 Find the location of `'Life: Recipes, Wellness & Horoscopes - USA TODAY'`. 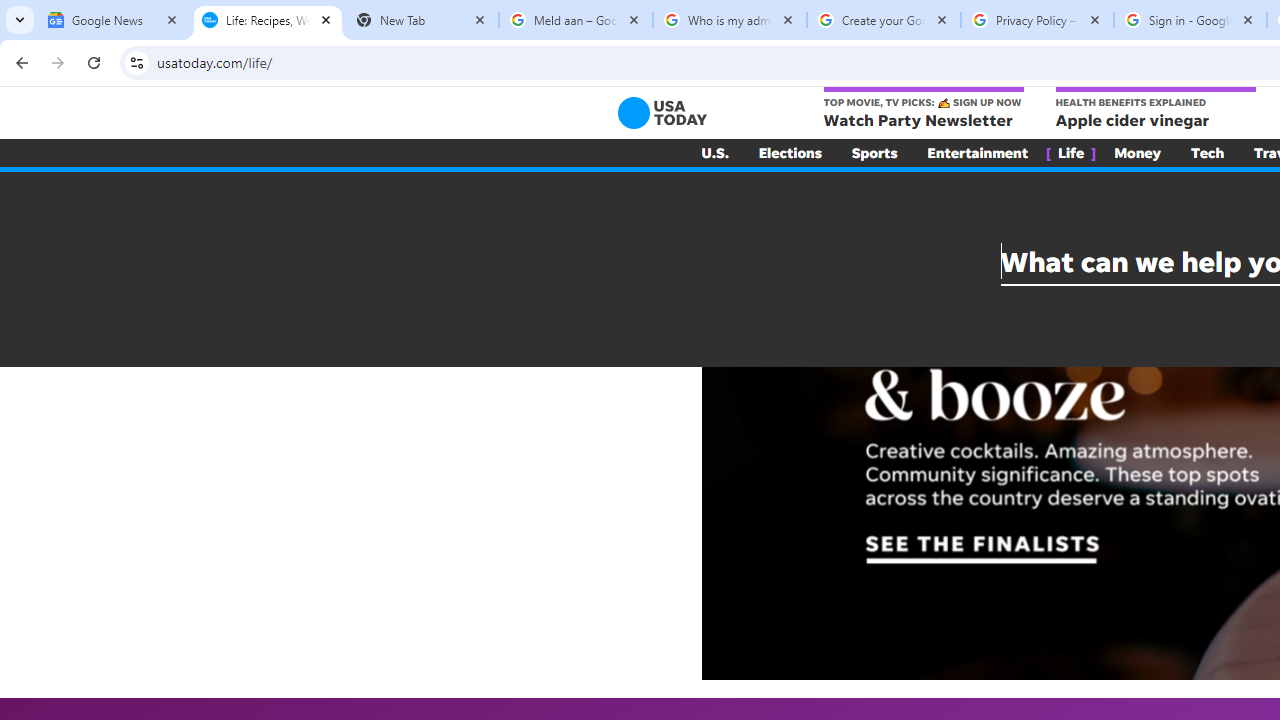

'Life: Recipes, Wellness & Horoscopes - USA TODAY' is located at coordinates (267, 20).